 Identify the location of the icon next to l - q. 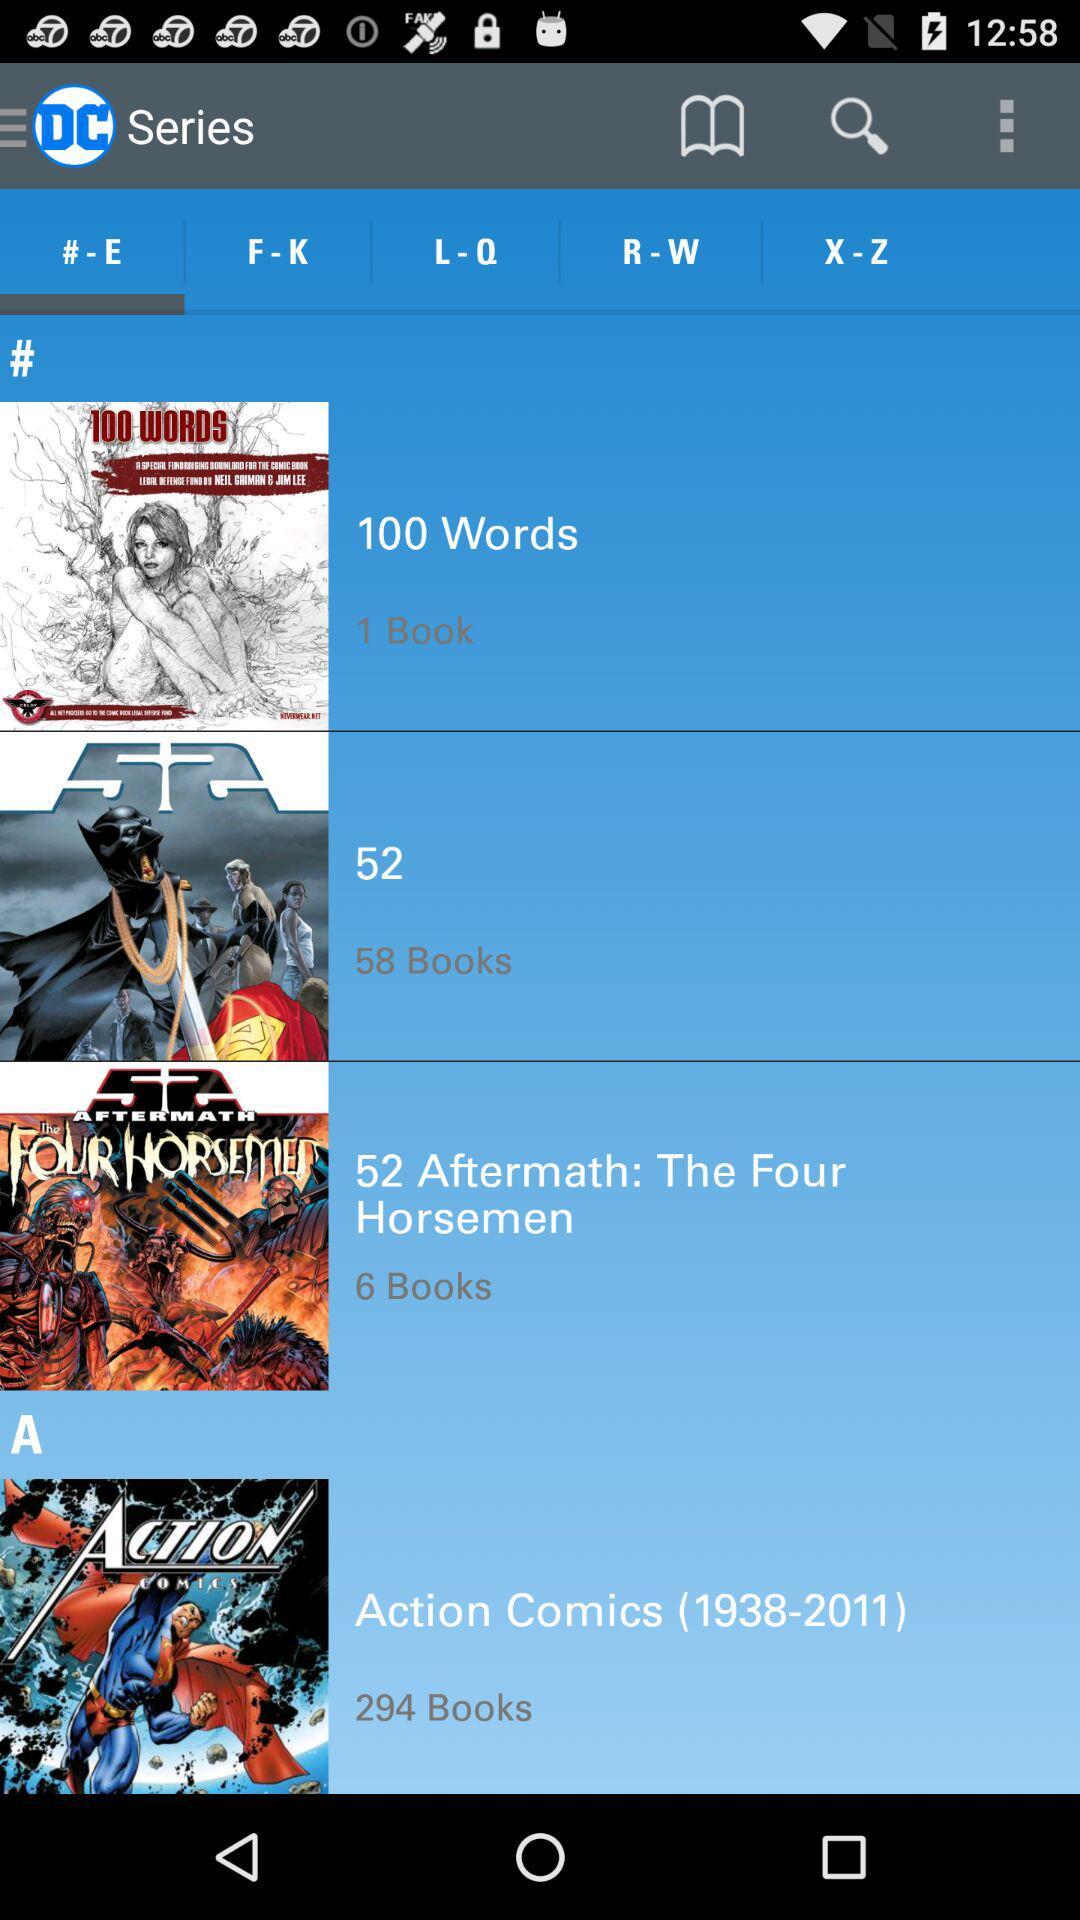
(660, 251).